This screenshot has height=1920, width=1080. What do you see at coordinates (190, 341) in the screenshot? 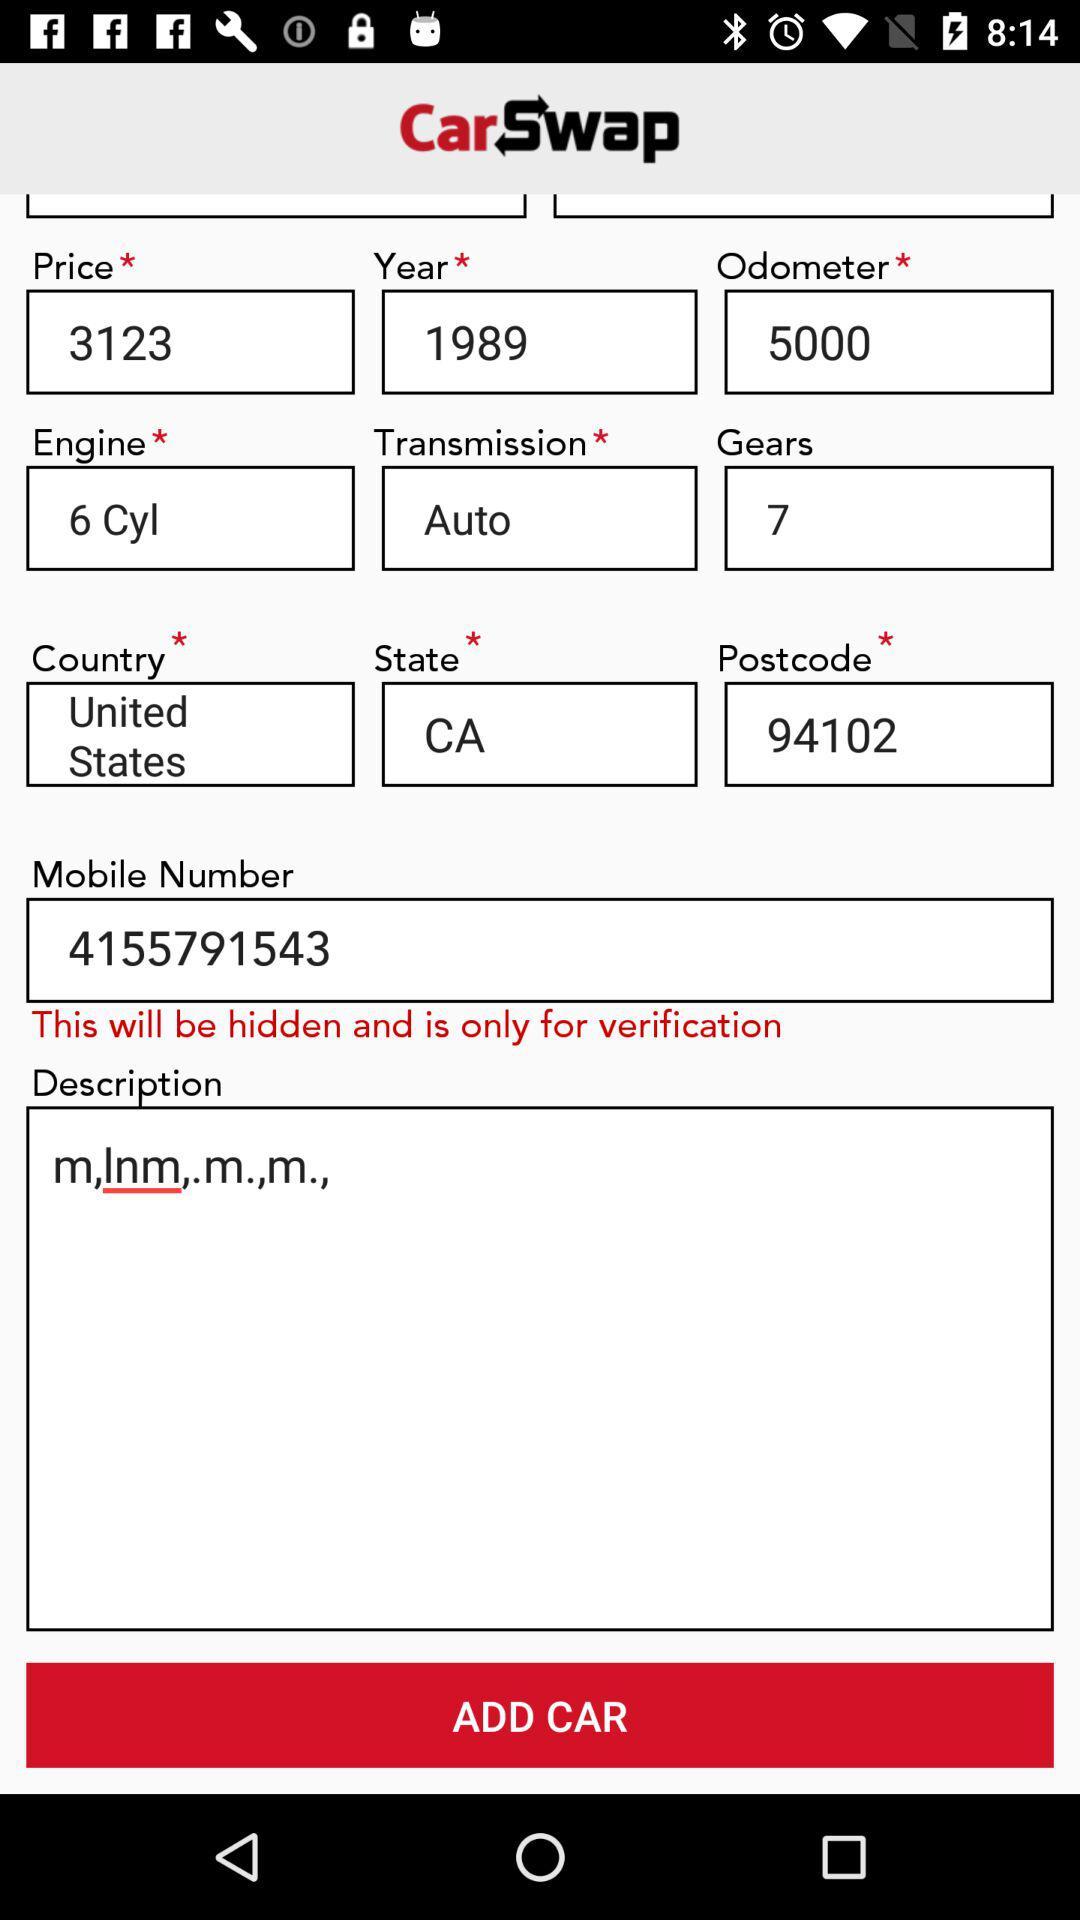
I see `3123` at bounding box center [190, 341].